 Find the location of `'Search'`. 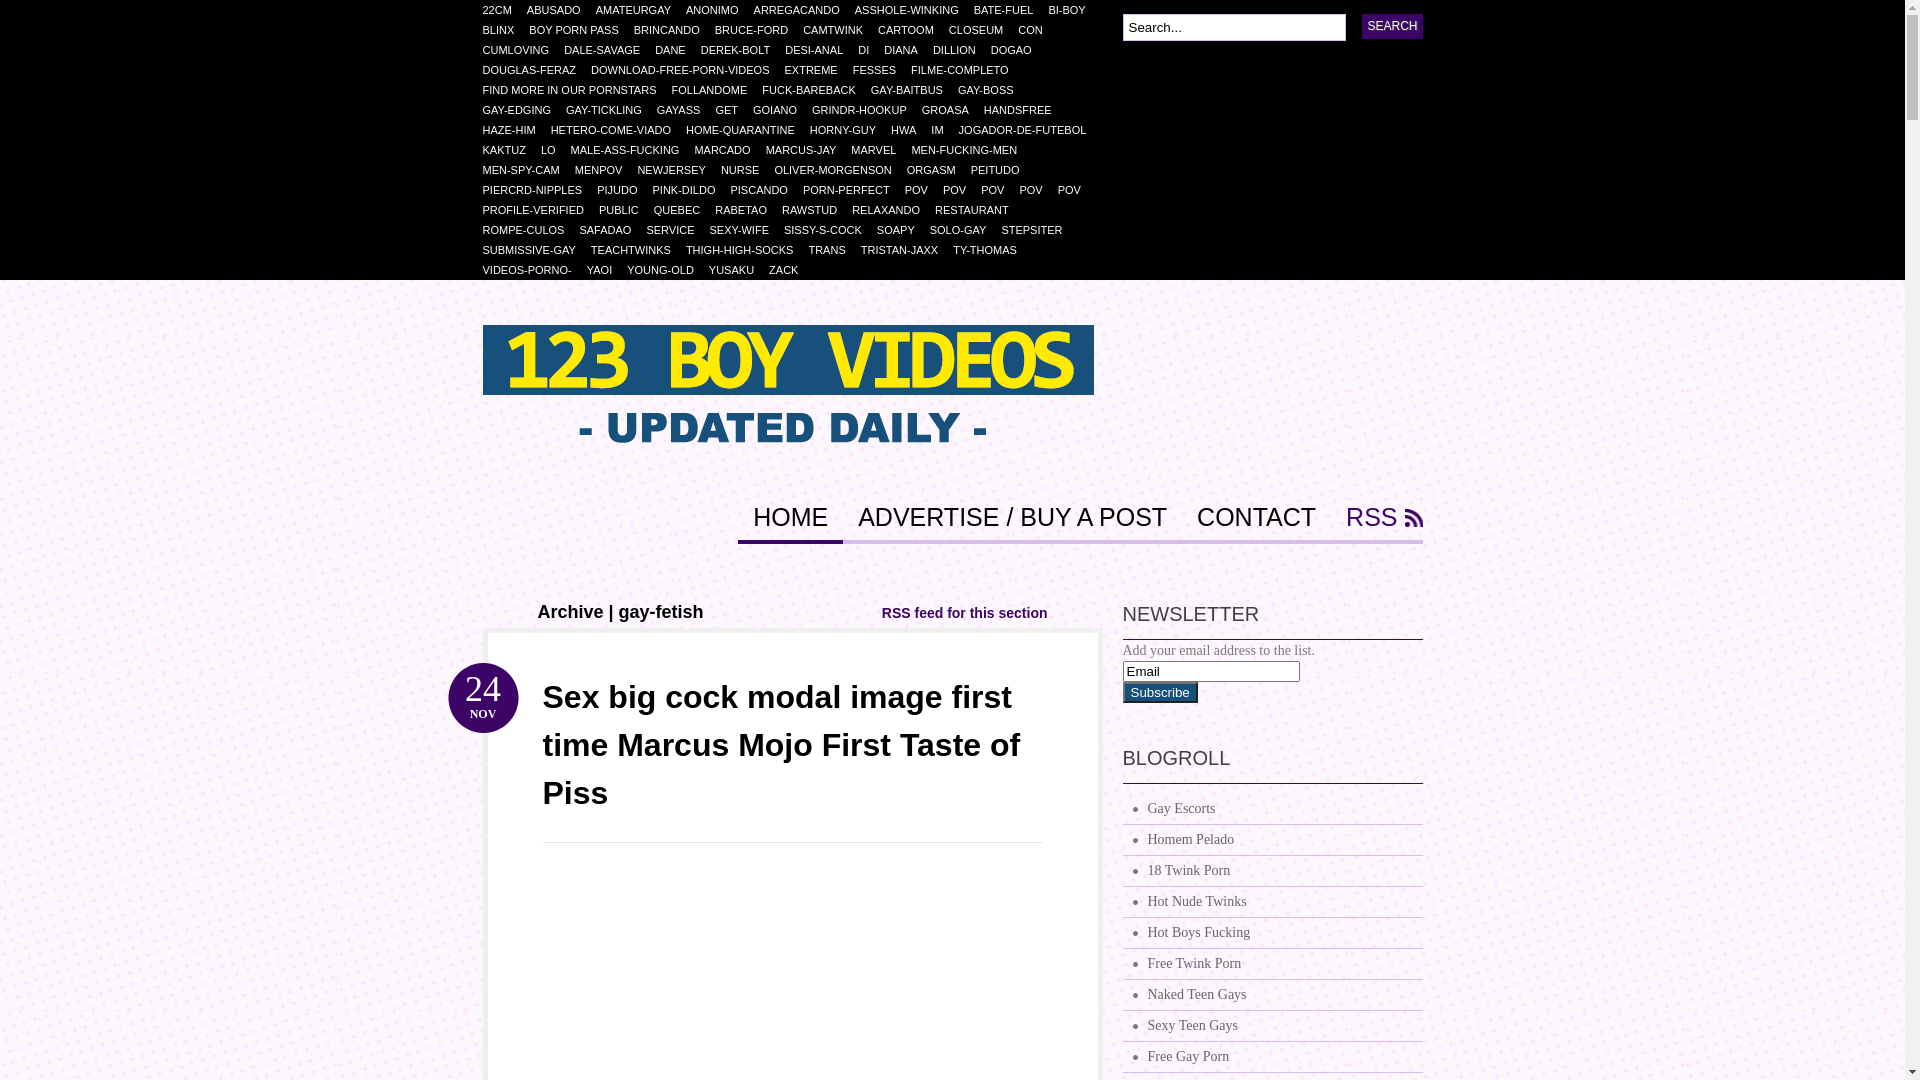

'Search' is located at coordinates (1391, 26).